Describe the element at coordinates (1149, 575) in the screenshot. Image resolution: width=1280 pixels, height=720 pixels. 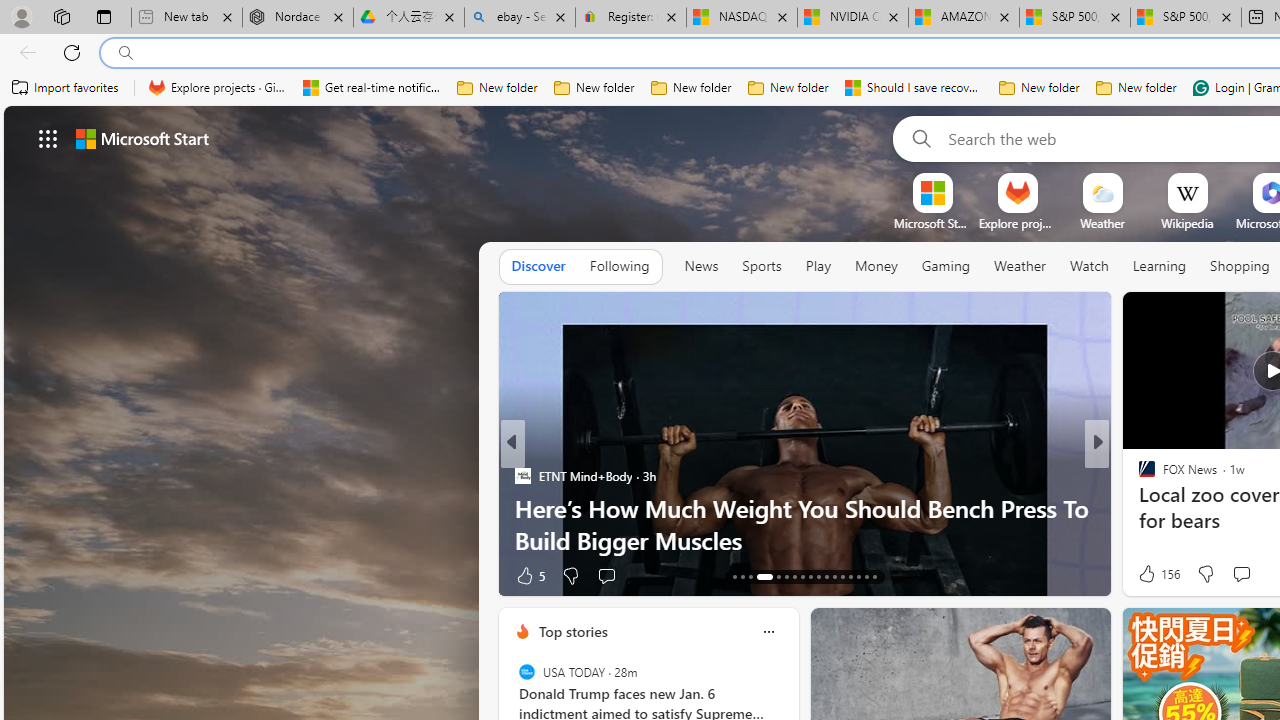
I see `'11 Like'` at that location.